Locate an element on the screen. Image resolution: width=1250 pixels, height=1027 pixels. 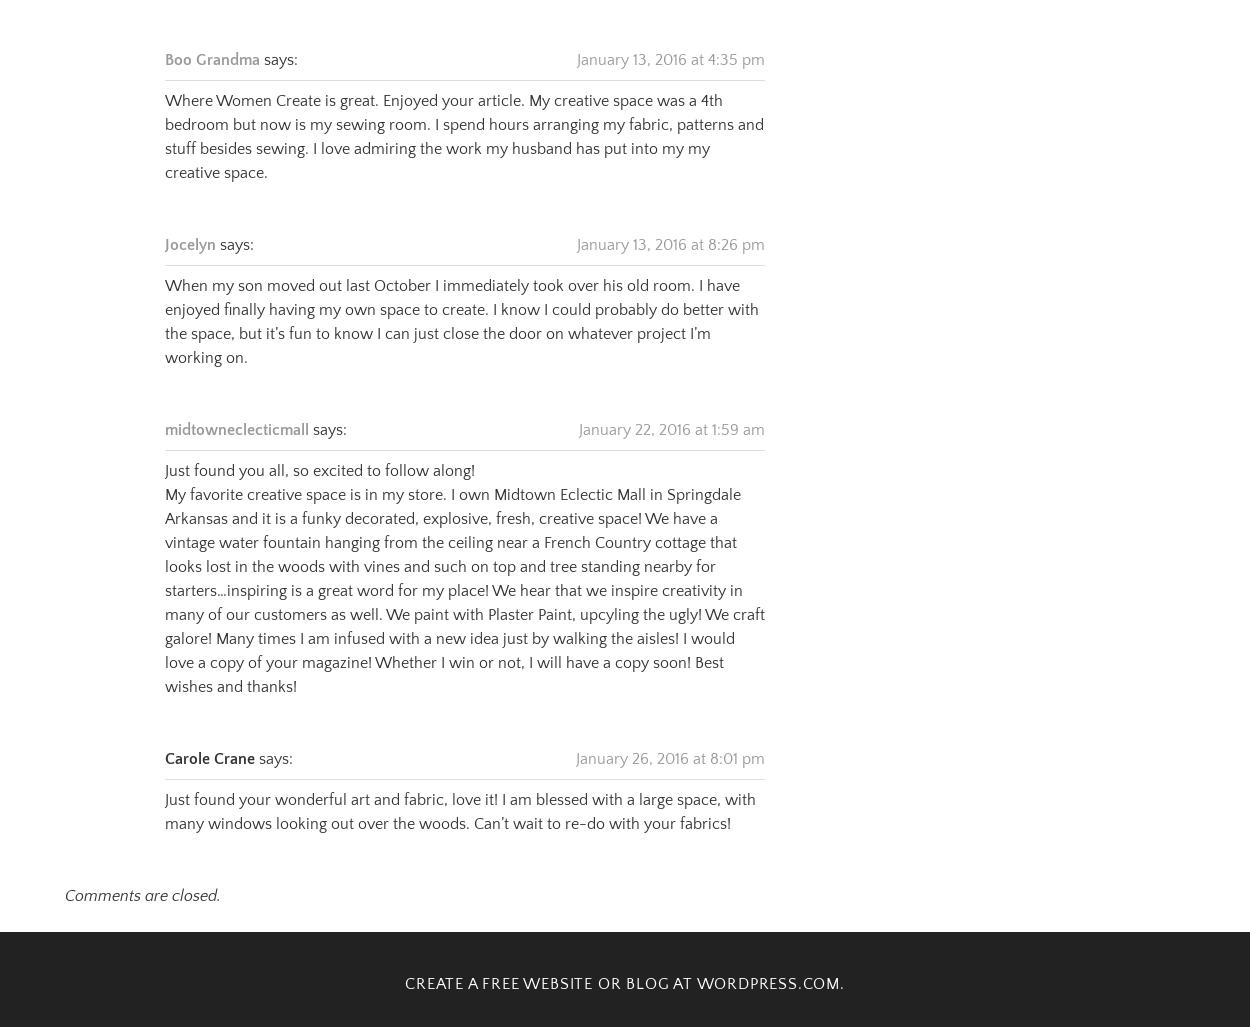
'midtowneclecticmall' is located at coordinates (165, 404).